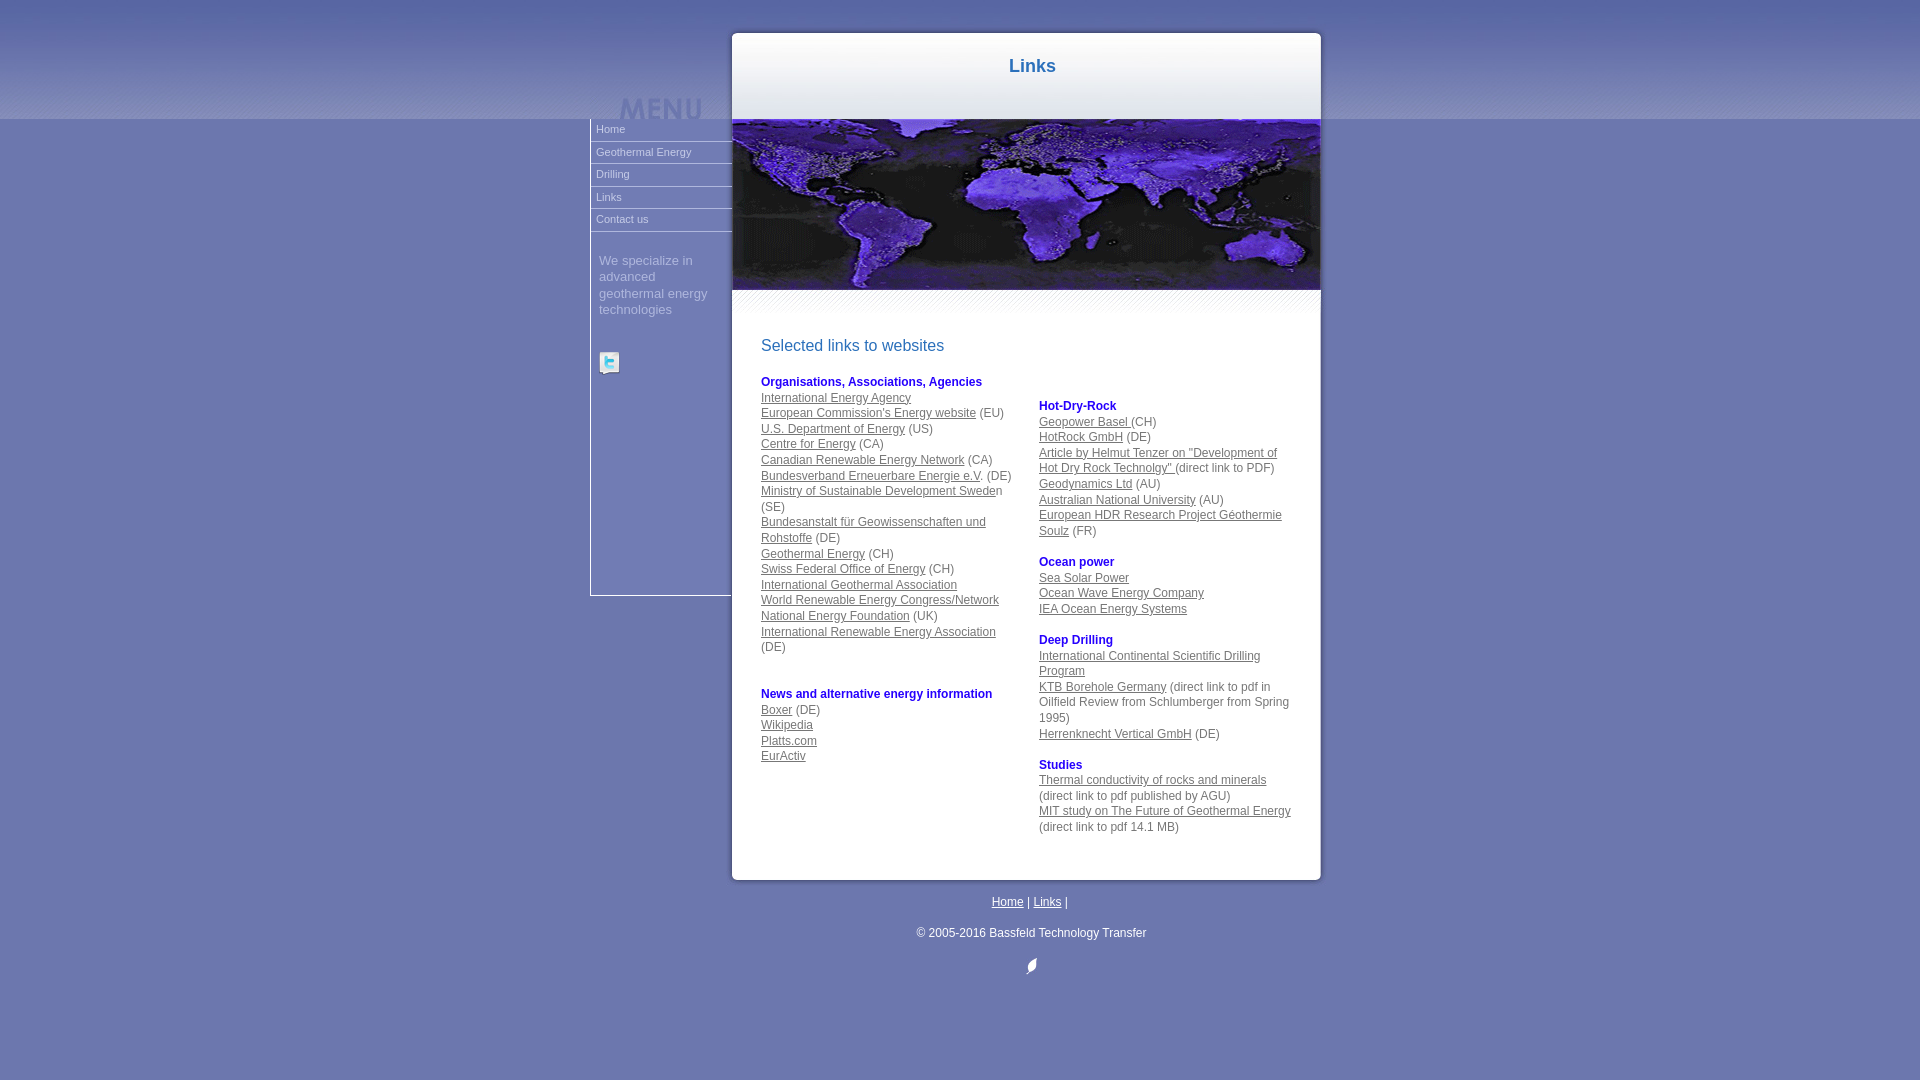 Image resolution: width=1920 pixels, height=1080 pixels. I want to click on 'Geopower Basel', so click(1083, 420).